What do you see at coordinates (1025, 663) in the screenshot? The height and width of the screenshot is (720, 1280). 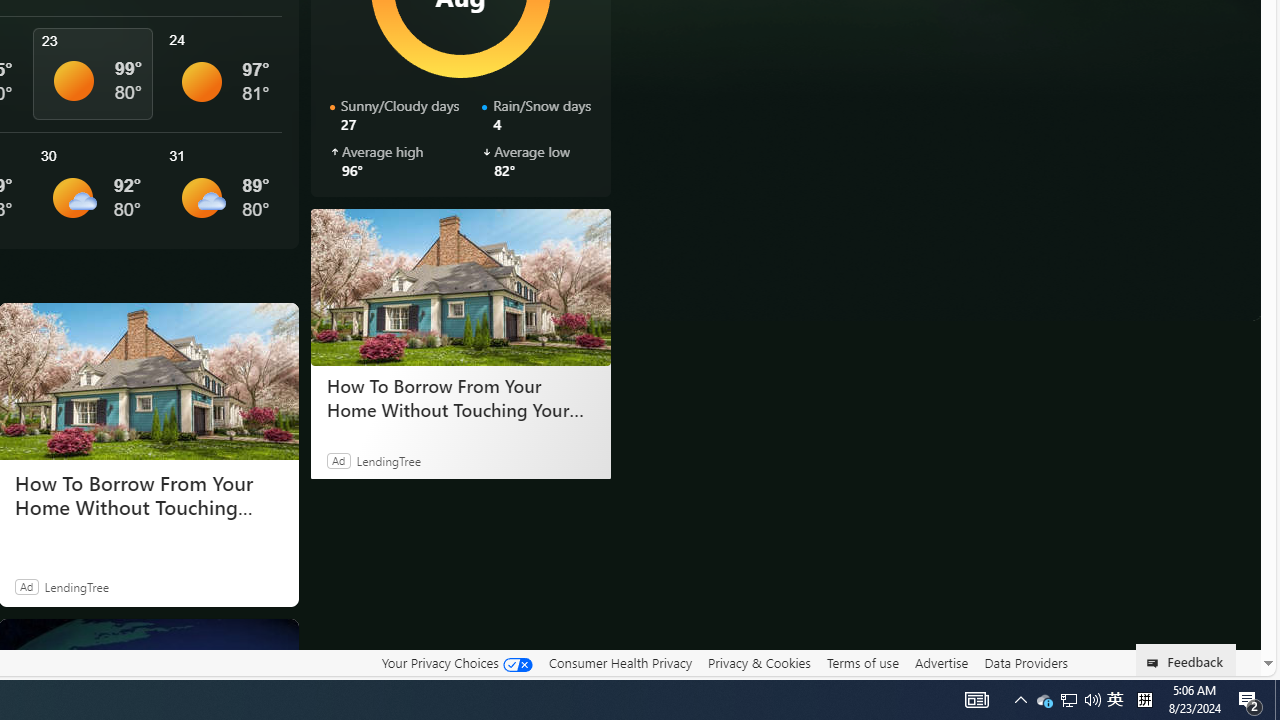 I see `'Data Providers'` at bounding box center [1025, 663].